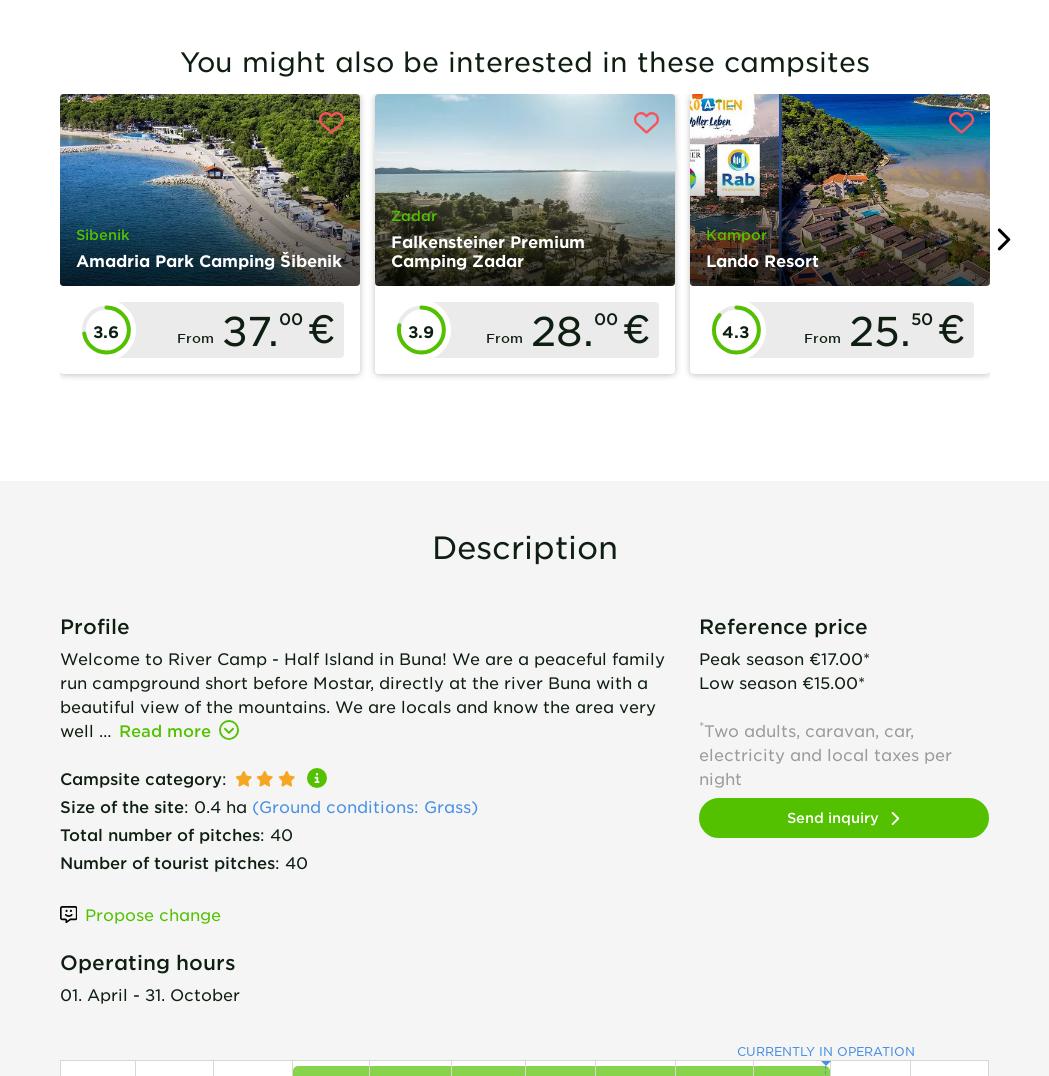 This screenshot has height=1076, width=1049. What do you see at coordinates (406, 330) in the screenshot?
I see `'3.9'` at bounding box center [406, 330].